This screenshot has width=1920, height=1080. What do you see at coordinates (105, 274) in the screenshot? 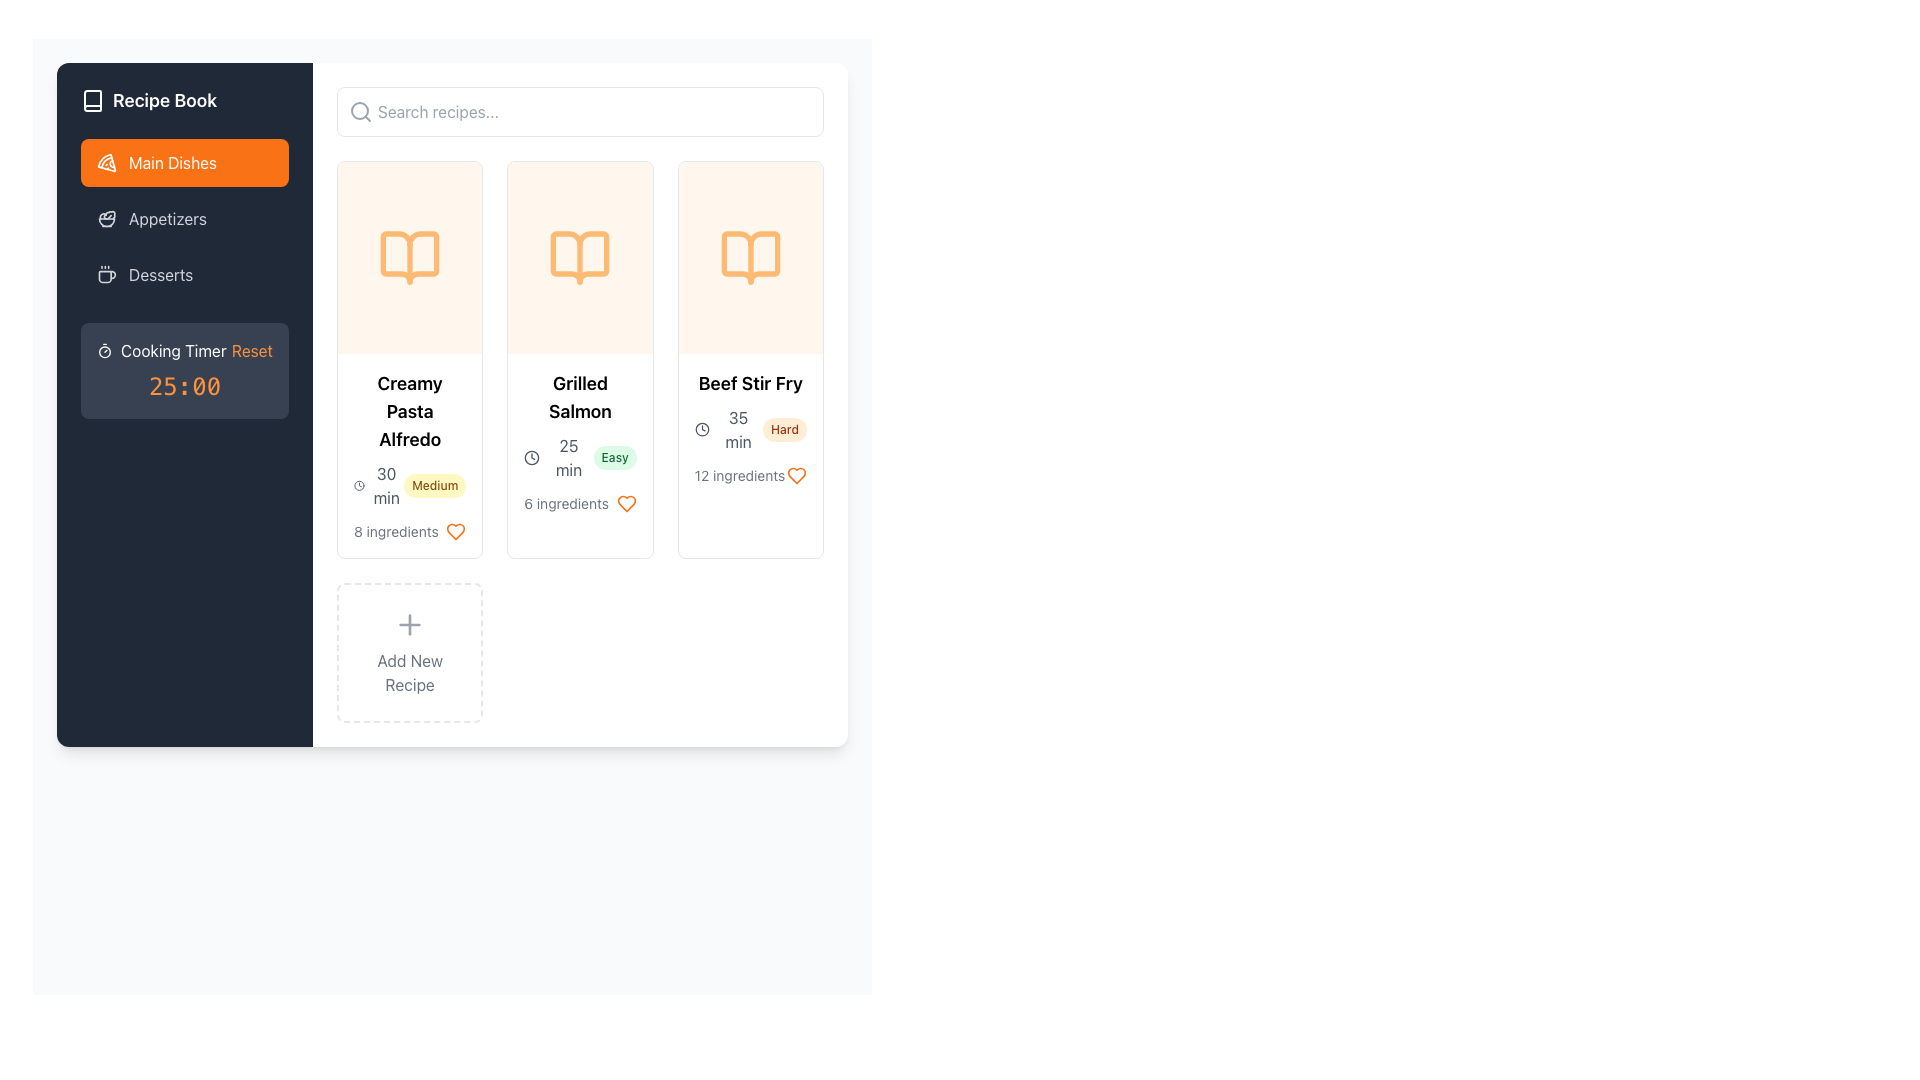
I see `the Coffee Cup icon located in the left-hand menu, adjacent to the 'Desserts' label` at bounding box center [105, 274].